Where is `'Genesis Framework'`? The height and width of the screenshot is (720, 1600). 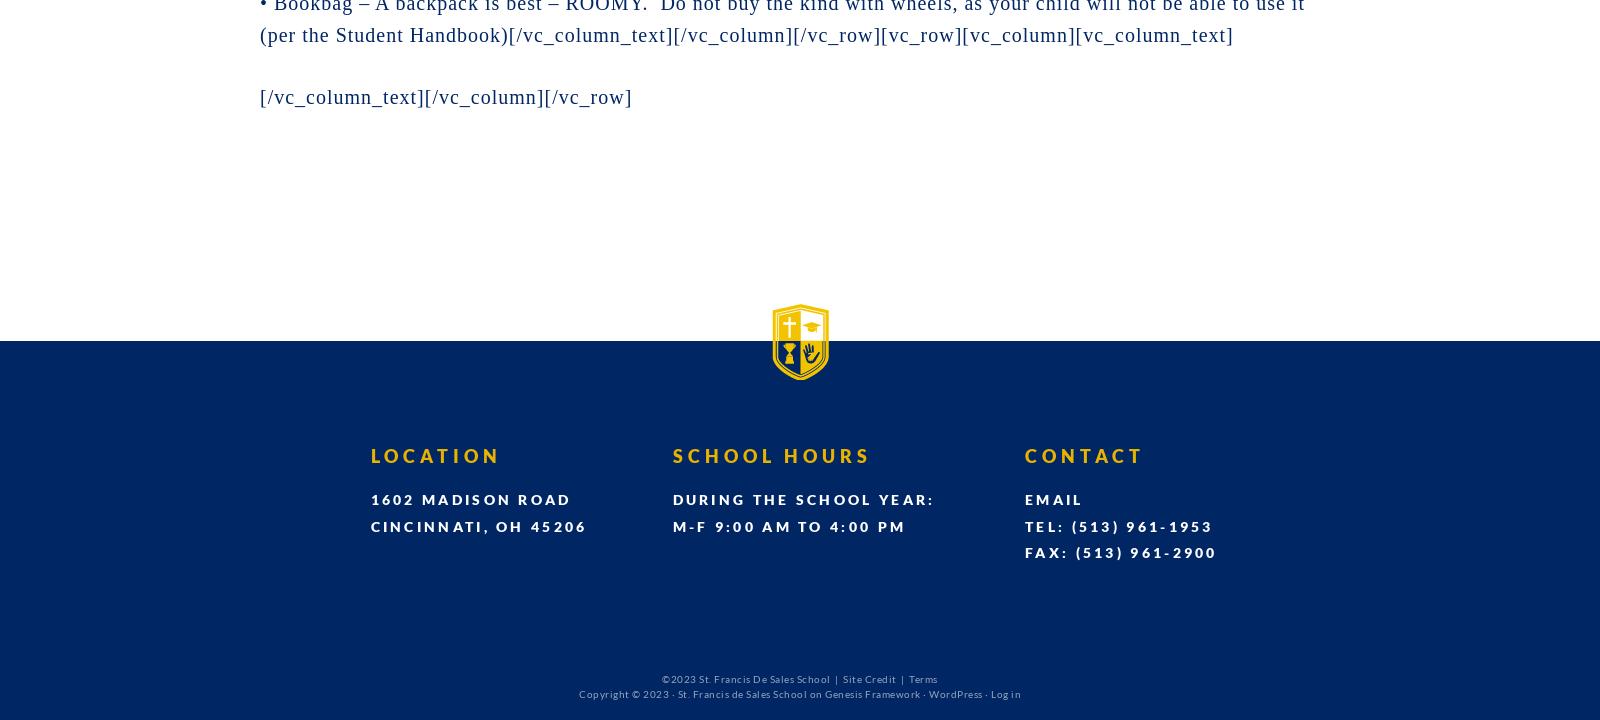
'Genesis Framework' is located at coordinates (871, 692).